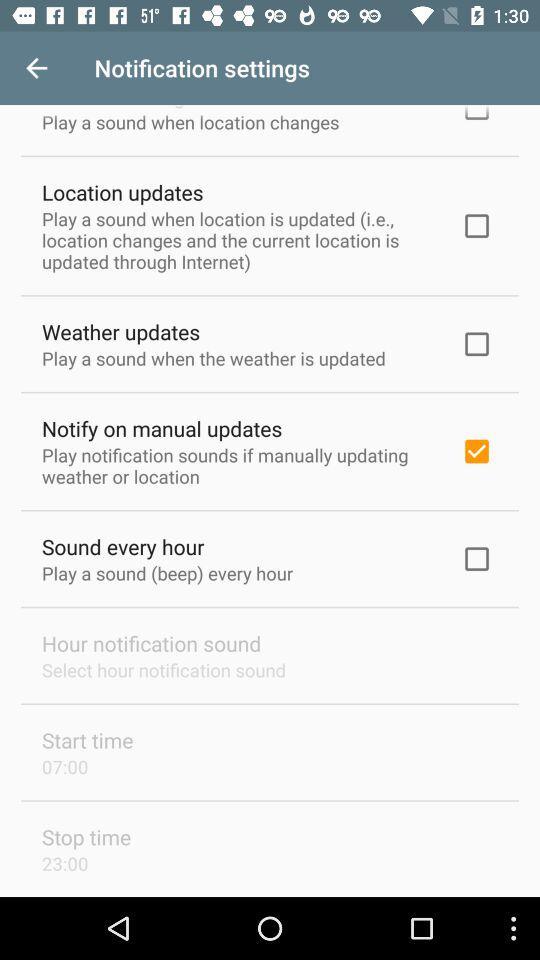  What do you see at coordinates (121, 331) in the screenshot?
I see `item below the play a sound icon` at bounding box center [121, 331].